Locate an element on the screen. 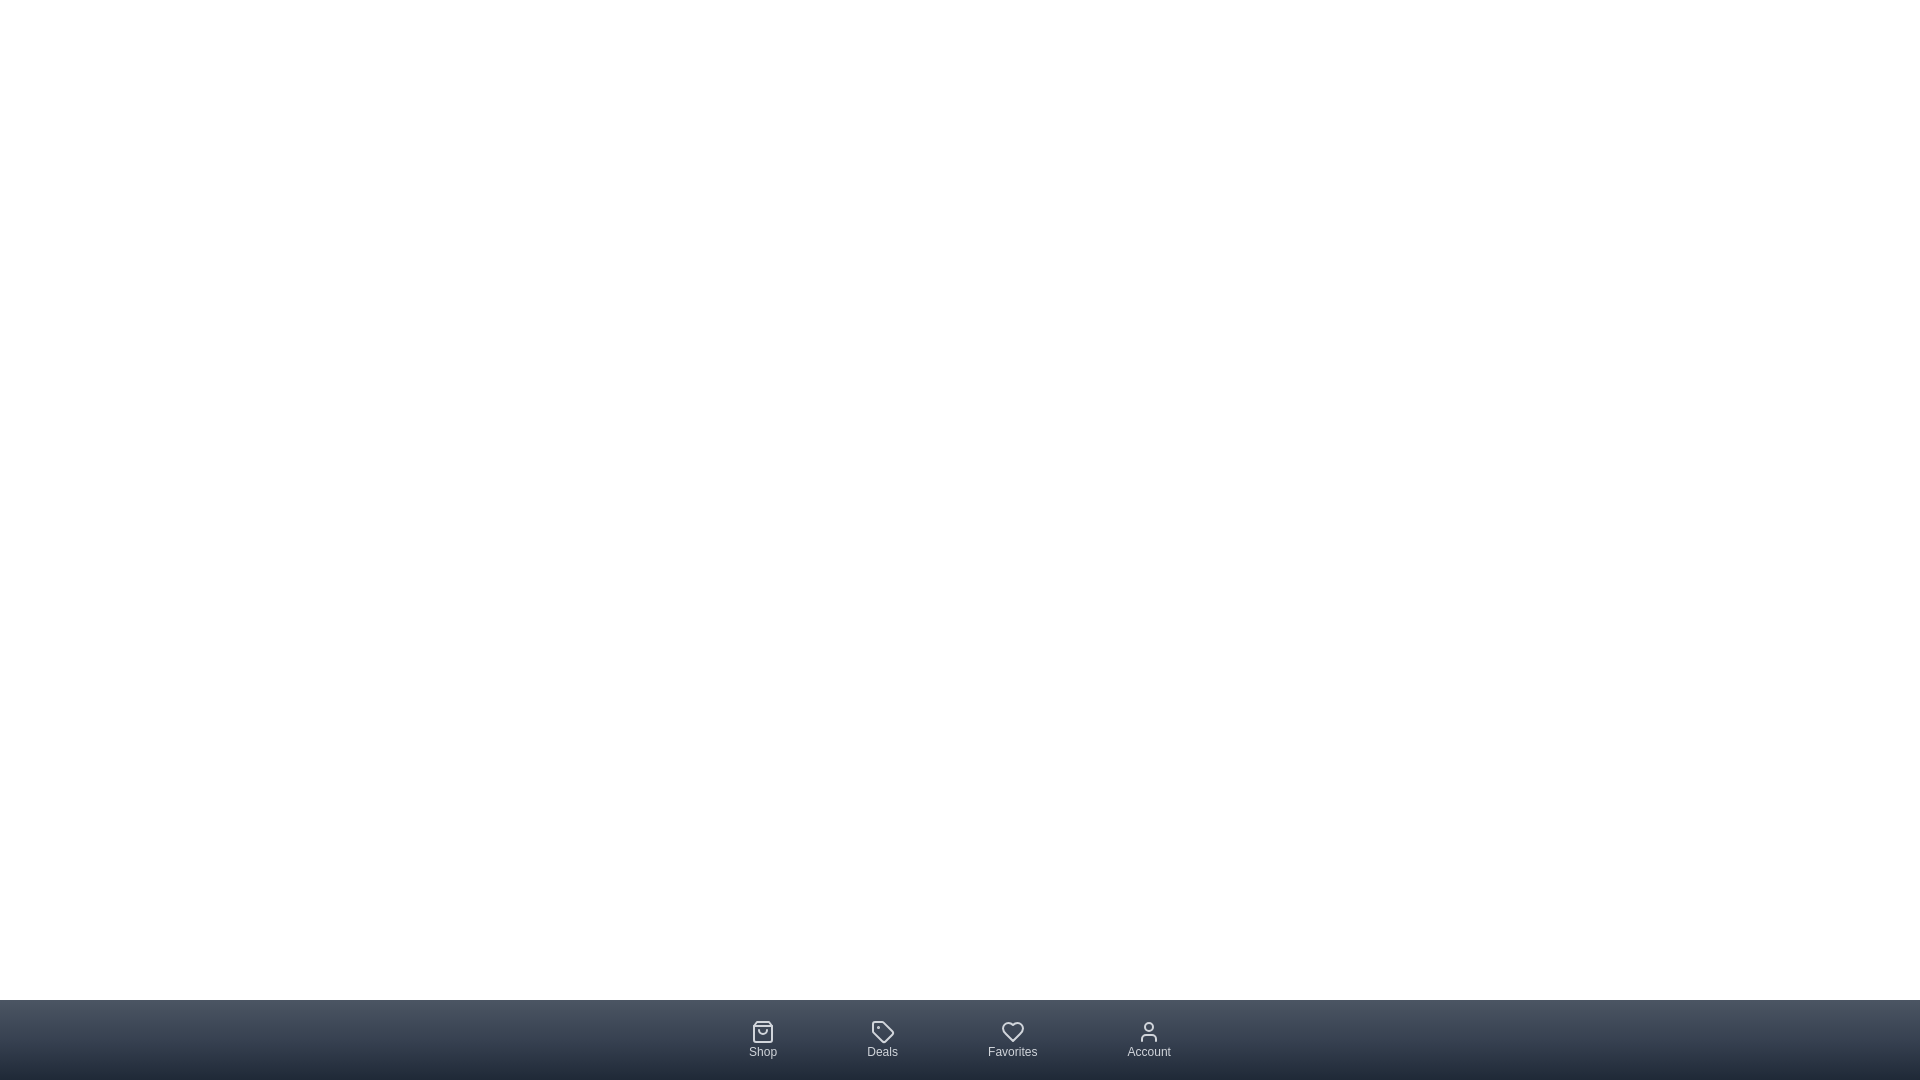  the 'Shop' tab in the bottom navigation bar is located at coordinates (762, 1039).